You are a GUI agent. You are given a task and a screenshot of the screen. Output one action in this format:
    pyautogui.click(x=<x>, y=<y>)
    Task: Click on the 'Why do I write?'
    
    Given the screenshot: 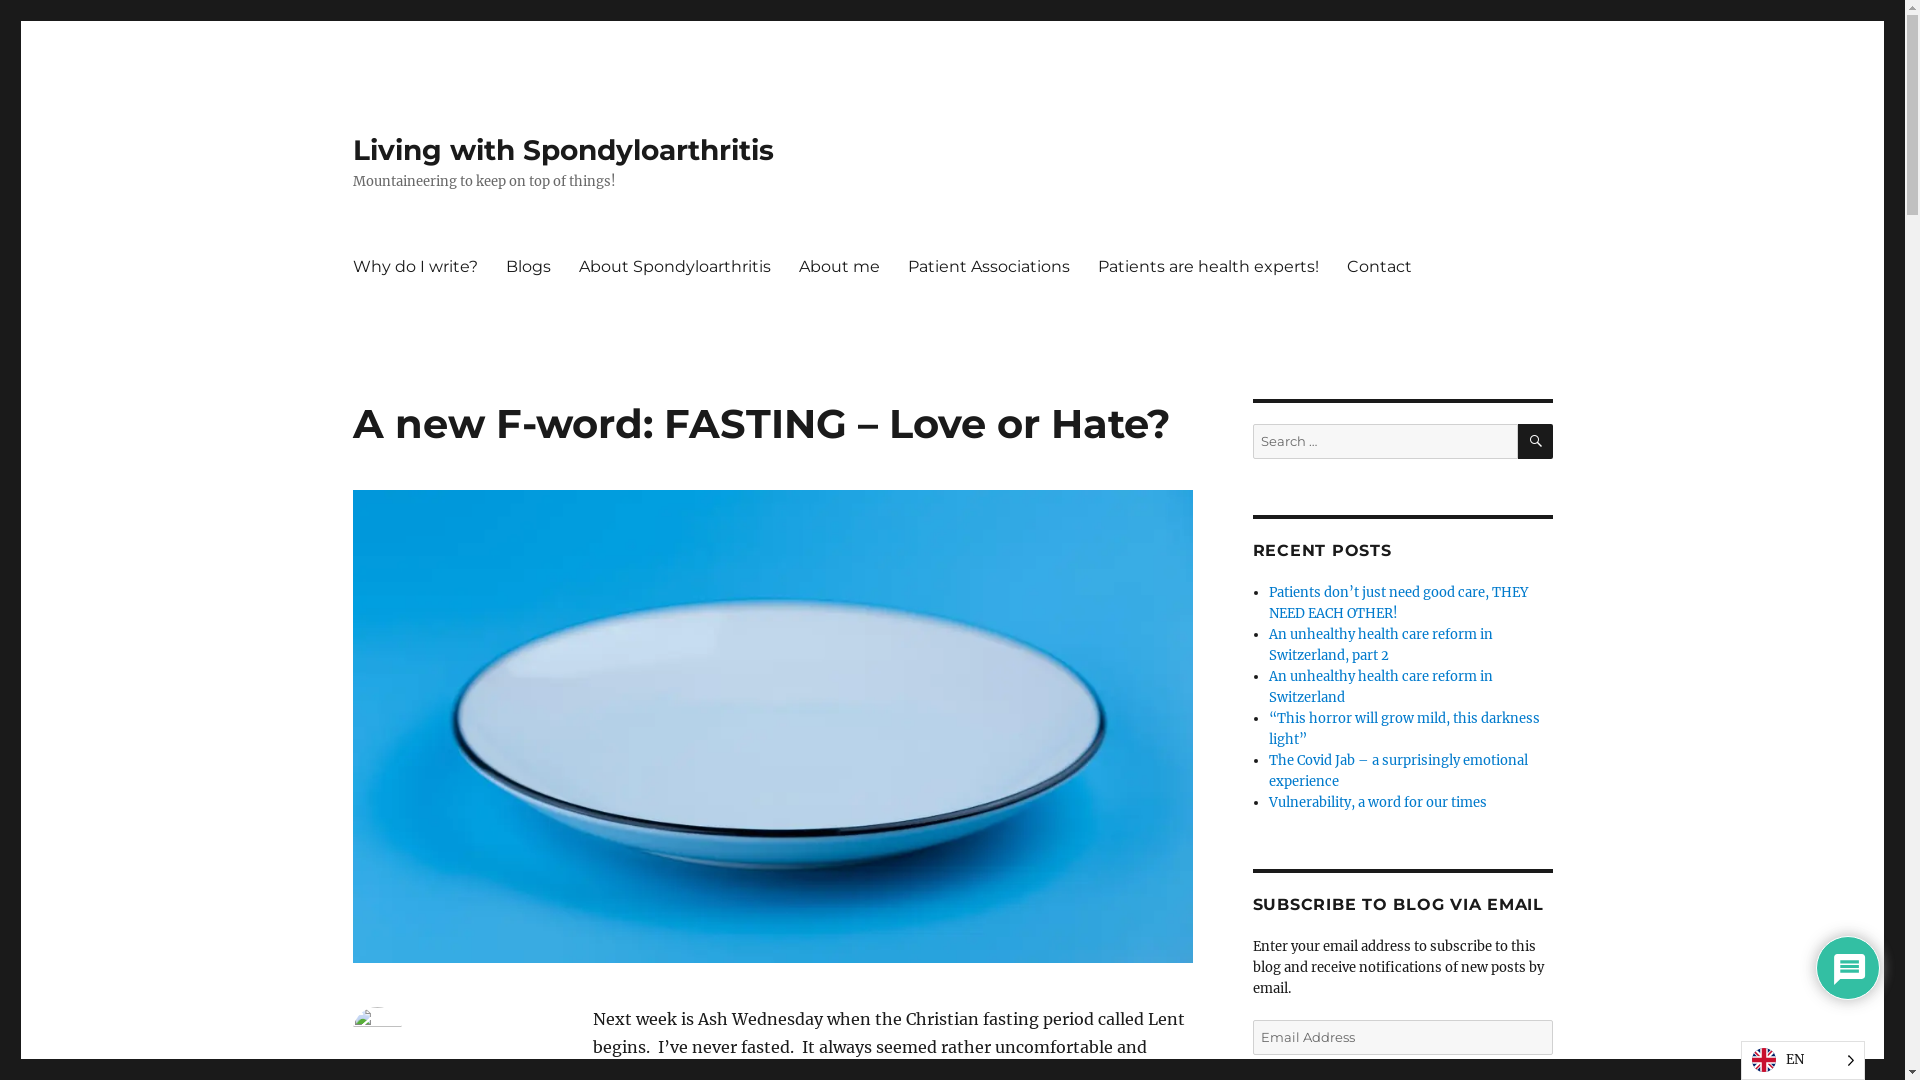 What is the action you would take?
    pyautogui.click(x=413, y=265)
    